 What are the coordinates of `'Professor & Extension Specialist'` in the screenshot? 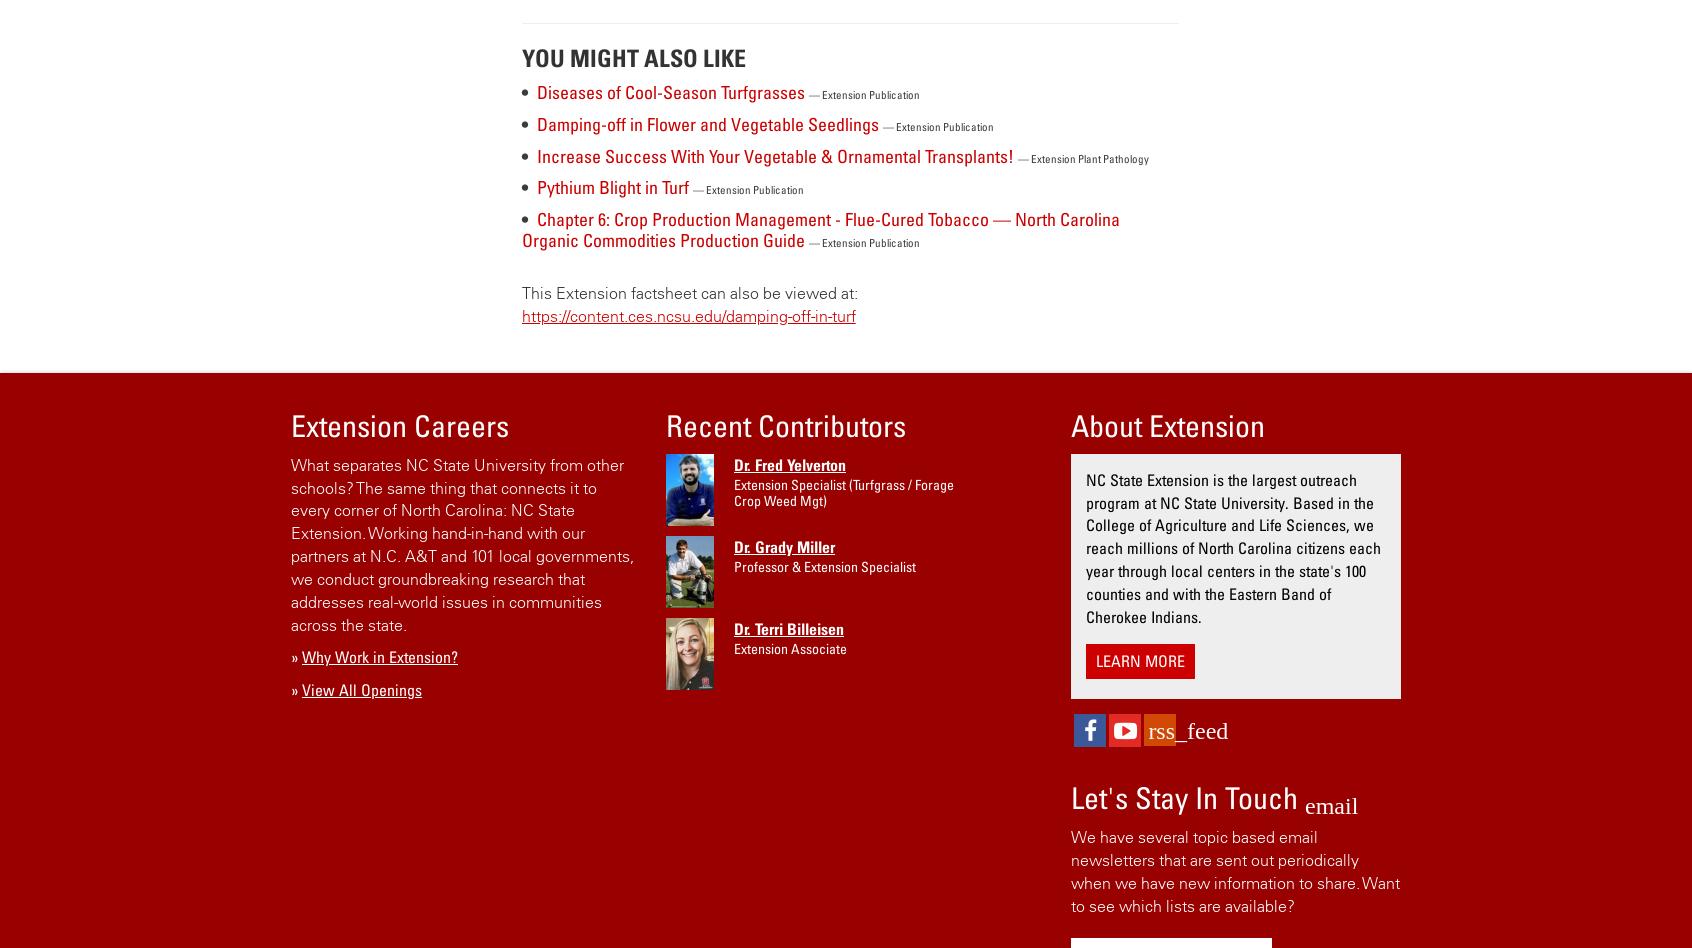 It's located at (825, 565).